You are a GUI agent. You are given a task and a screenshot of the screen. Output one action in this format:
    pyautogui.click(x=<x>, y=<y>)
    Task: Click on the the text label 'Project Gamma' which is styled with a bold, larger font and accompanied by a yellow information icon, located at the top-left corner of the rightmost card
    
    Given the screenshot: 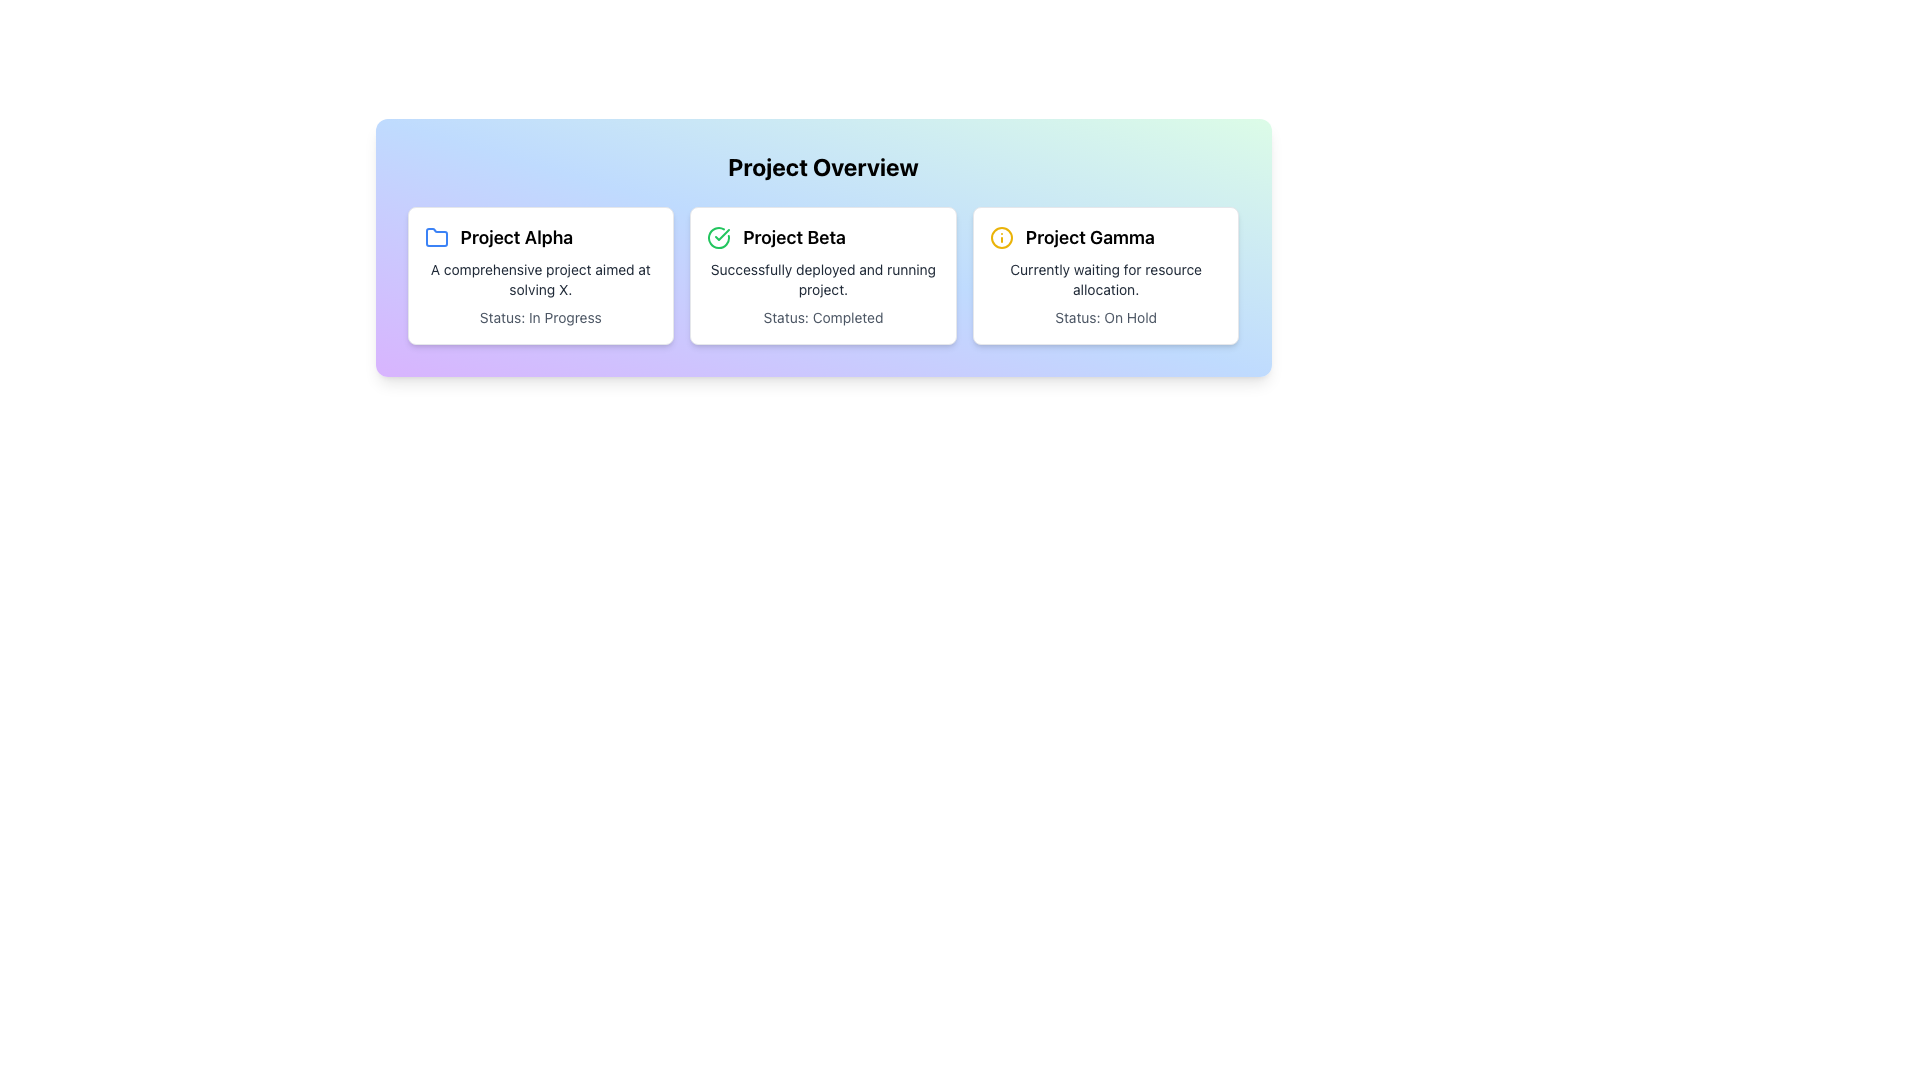 What is the action you would take?
    pyautogui.click(x=1105, y=237)
    